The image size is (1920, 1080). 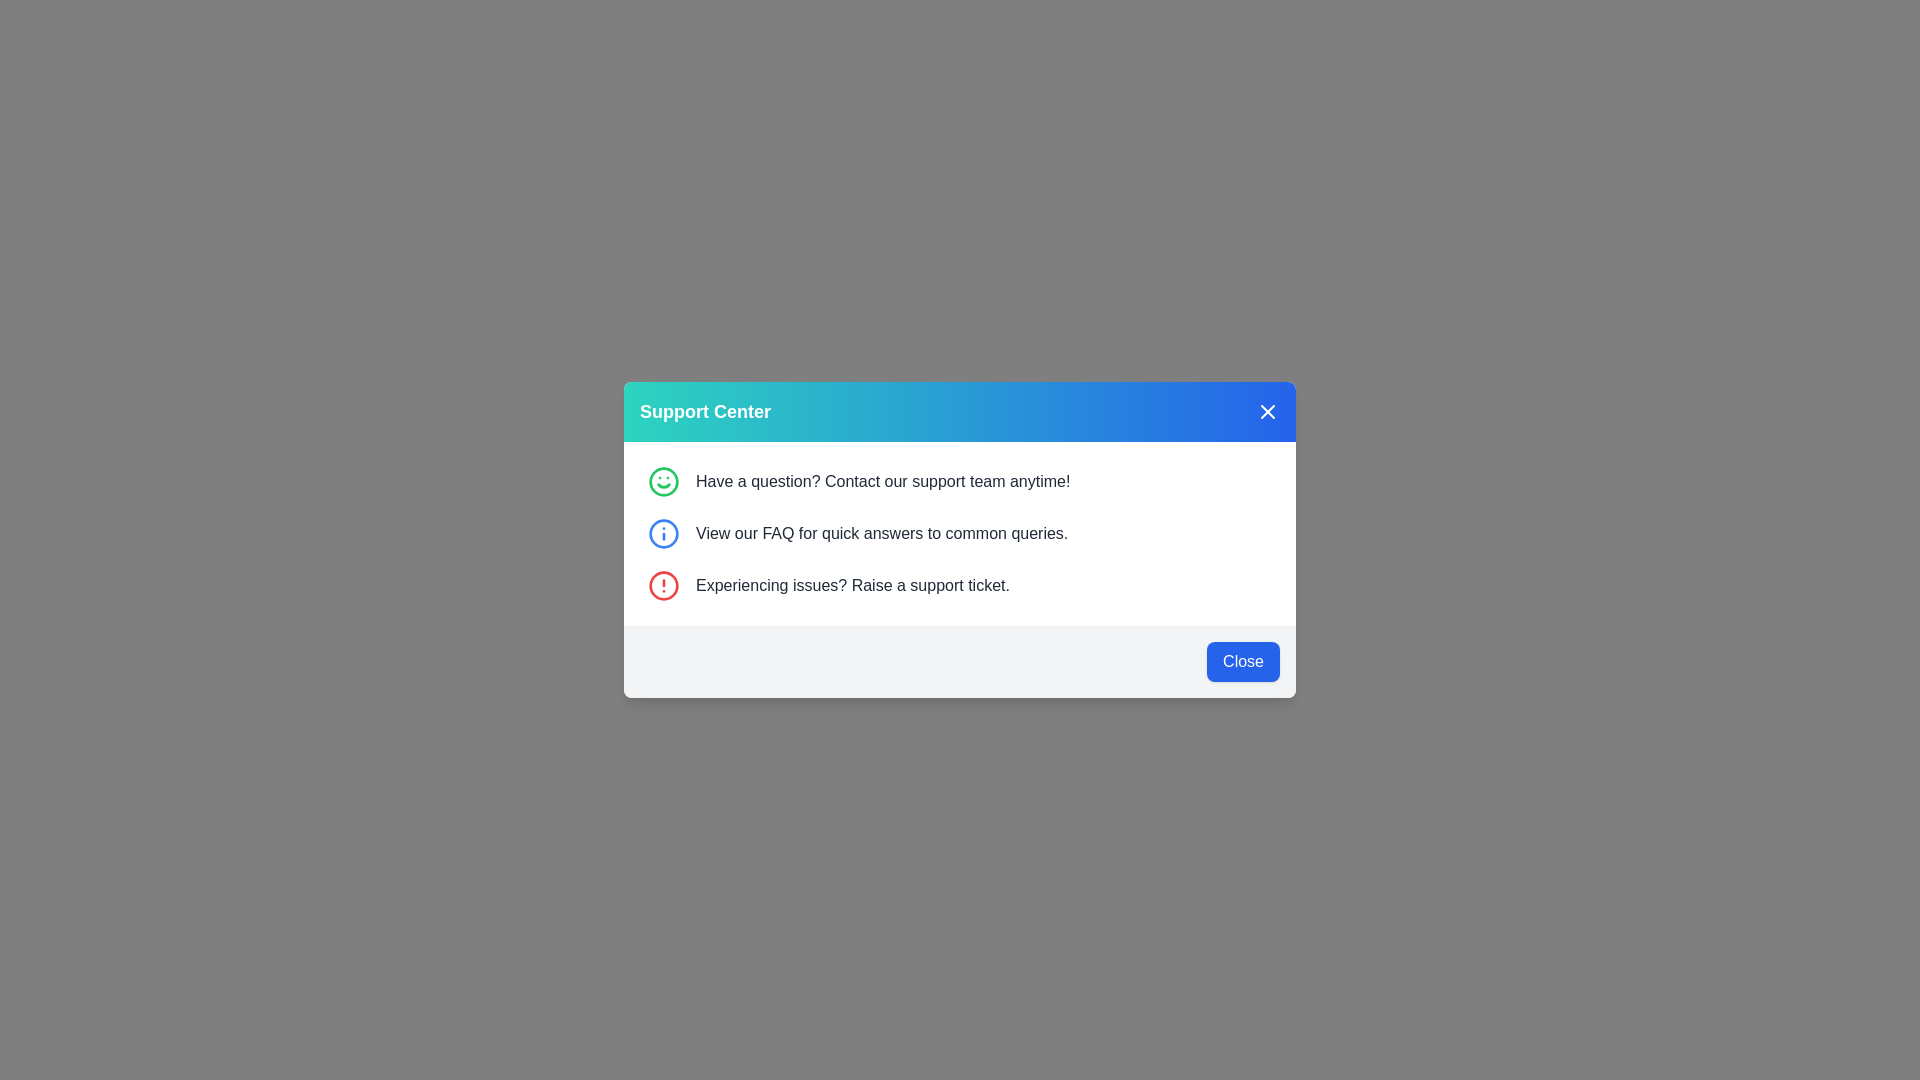 I want to click on static text label that says 'View our FAQ for quick answers to common queries.' which is located beneath the question support text and above the support ticket text, so click(x=881, y=532).